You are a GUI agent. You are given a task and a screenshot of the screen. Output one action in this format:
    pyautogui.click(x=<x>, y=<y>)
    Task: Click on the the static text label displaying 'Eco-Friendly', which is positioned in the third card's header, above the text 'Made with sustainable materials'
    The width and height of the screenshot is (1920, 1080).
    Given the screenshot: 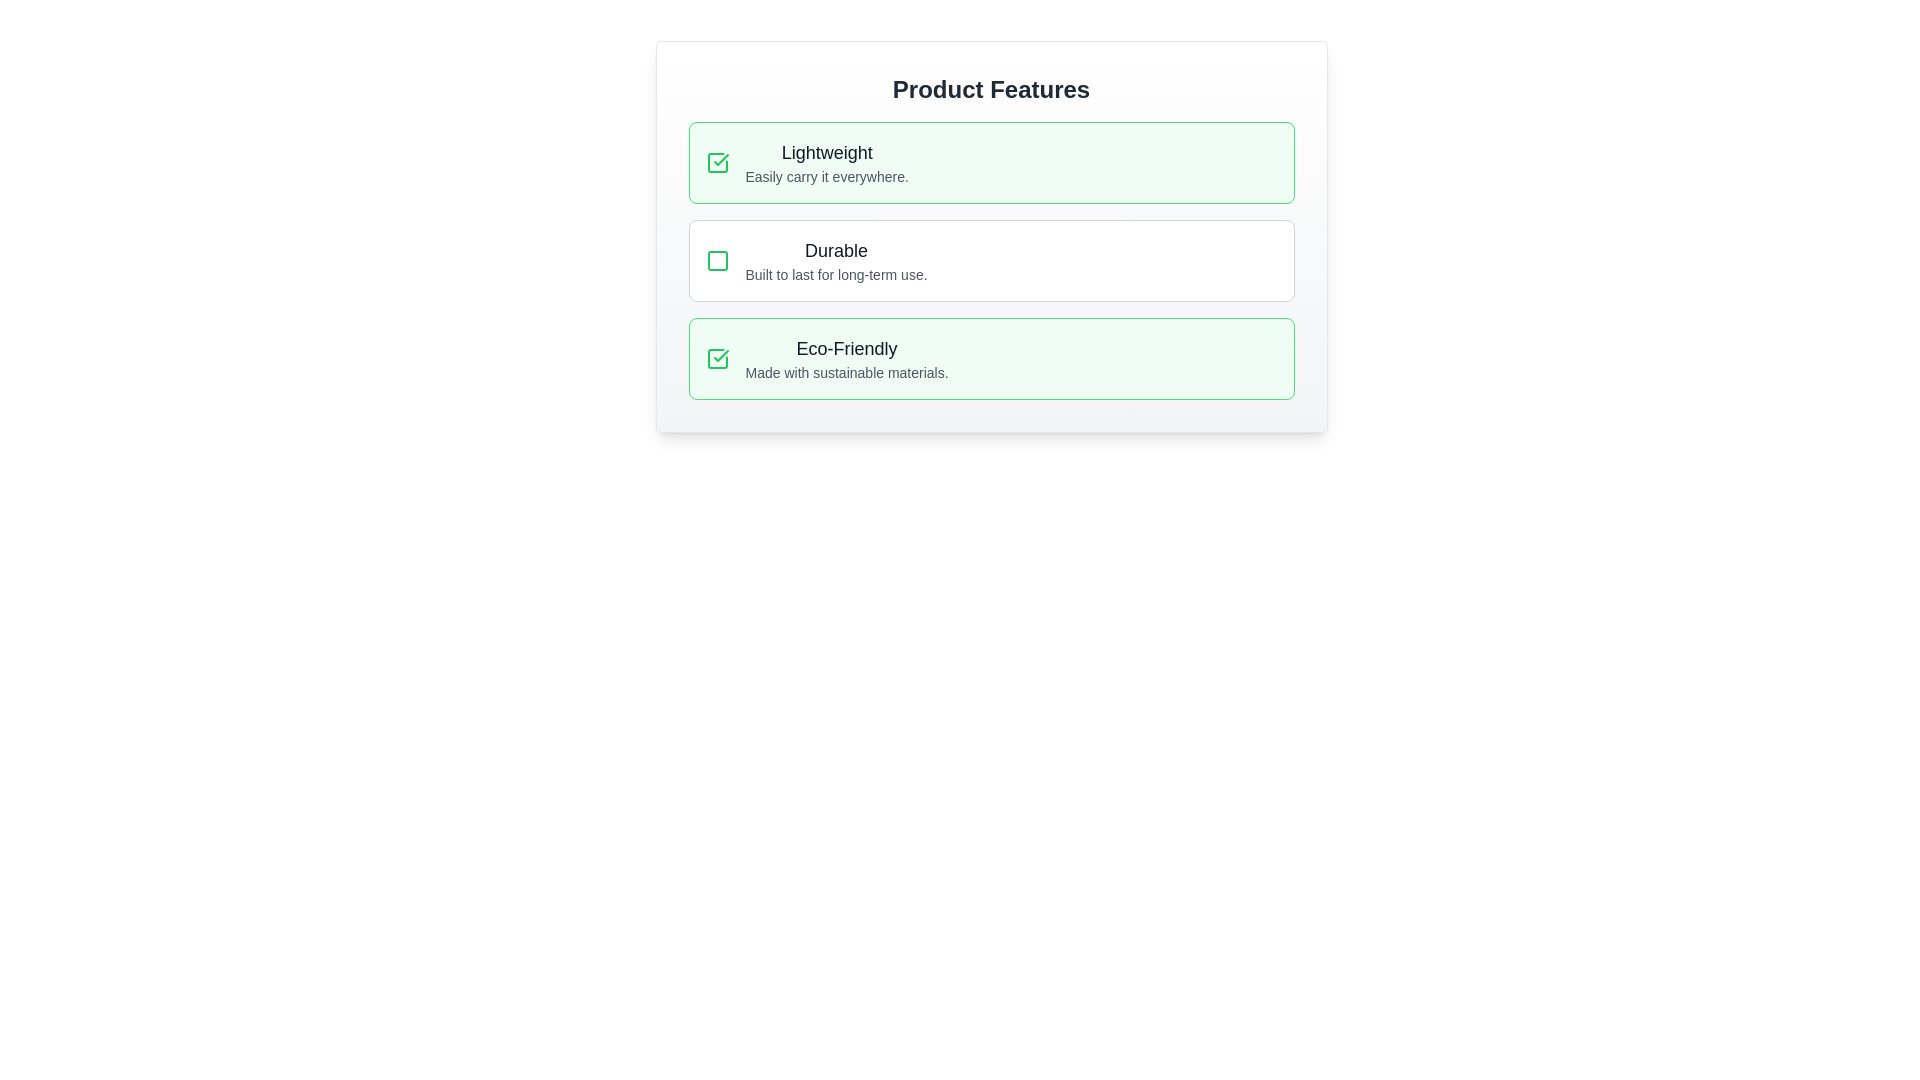 What is the action you would take?
    pyautogui.click(x=847, y=347)
    